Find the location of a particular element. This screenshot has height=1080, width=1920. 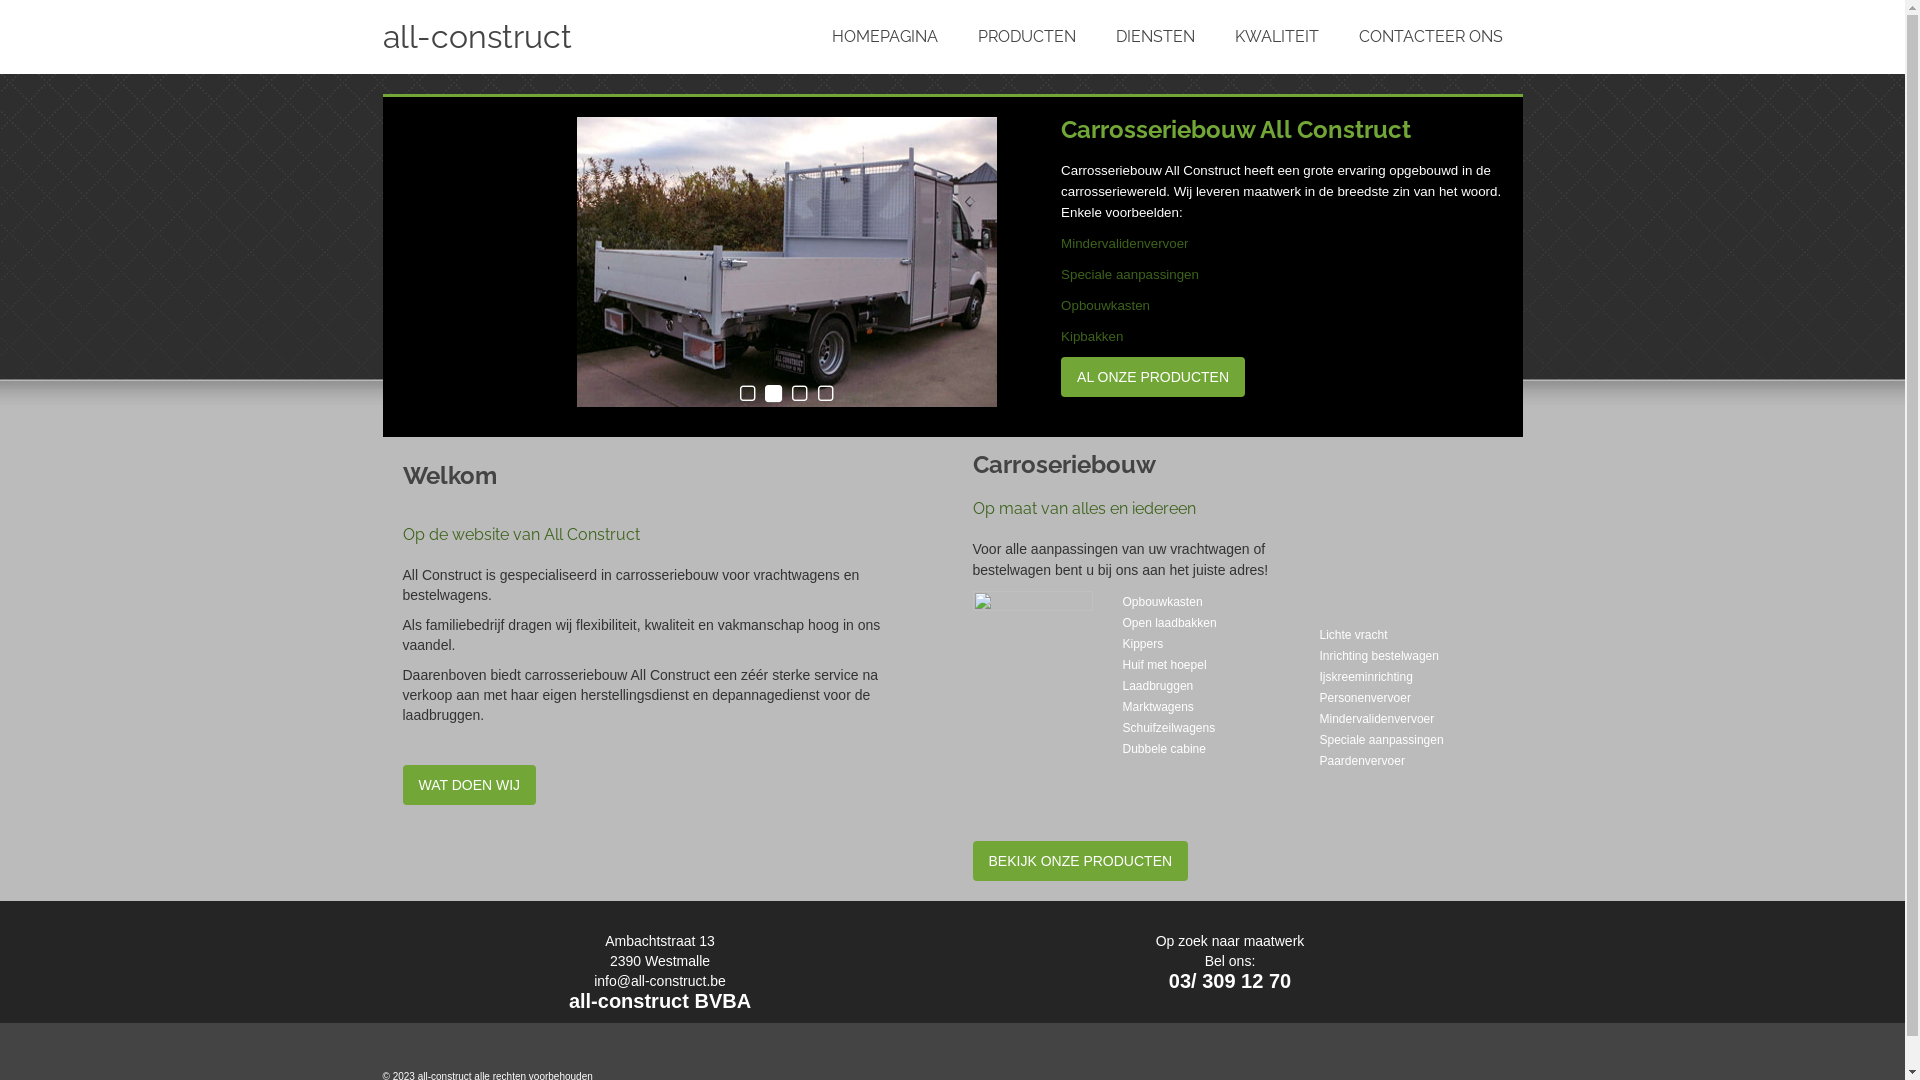

'DIENSTEN' is located at coordinates (1155, 37).